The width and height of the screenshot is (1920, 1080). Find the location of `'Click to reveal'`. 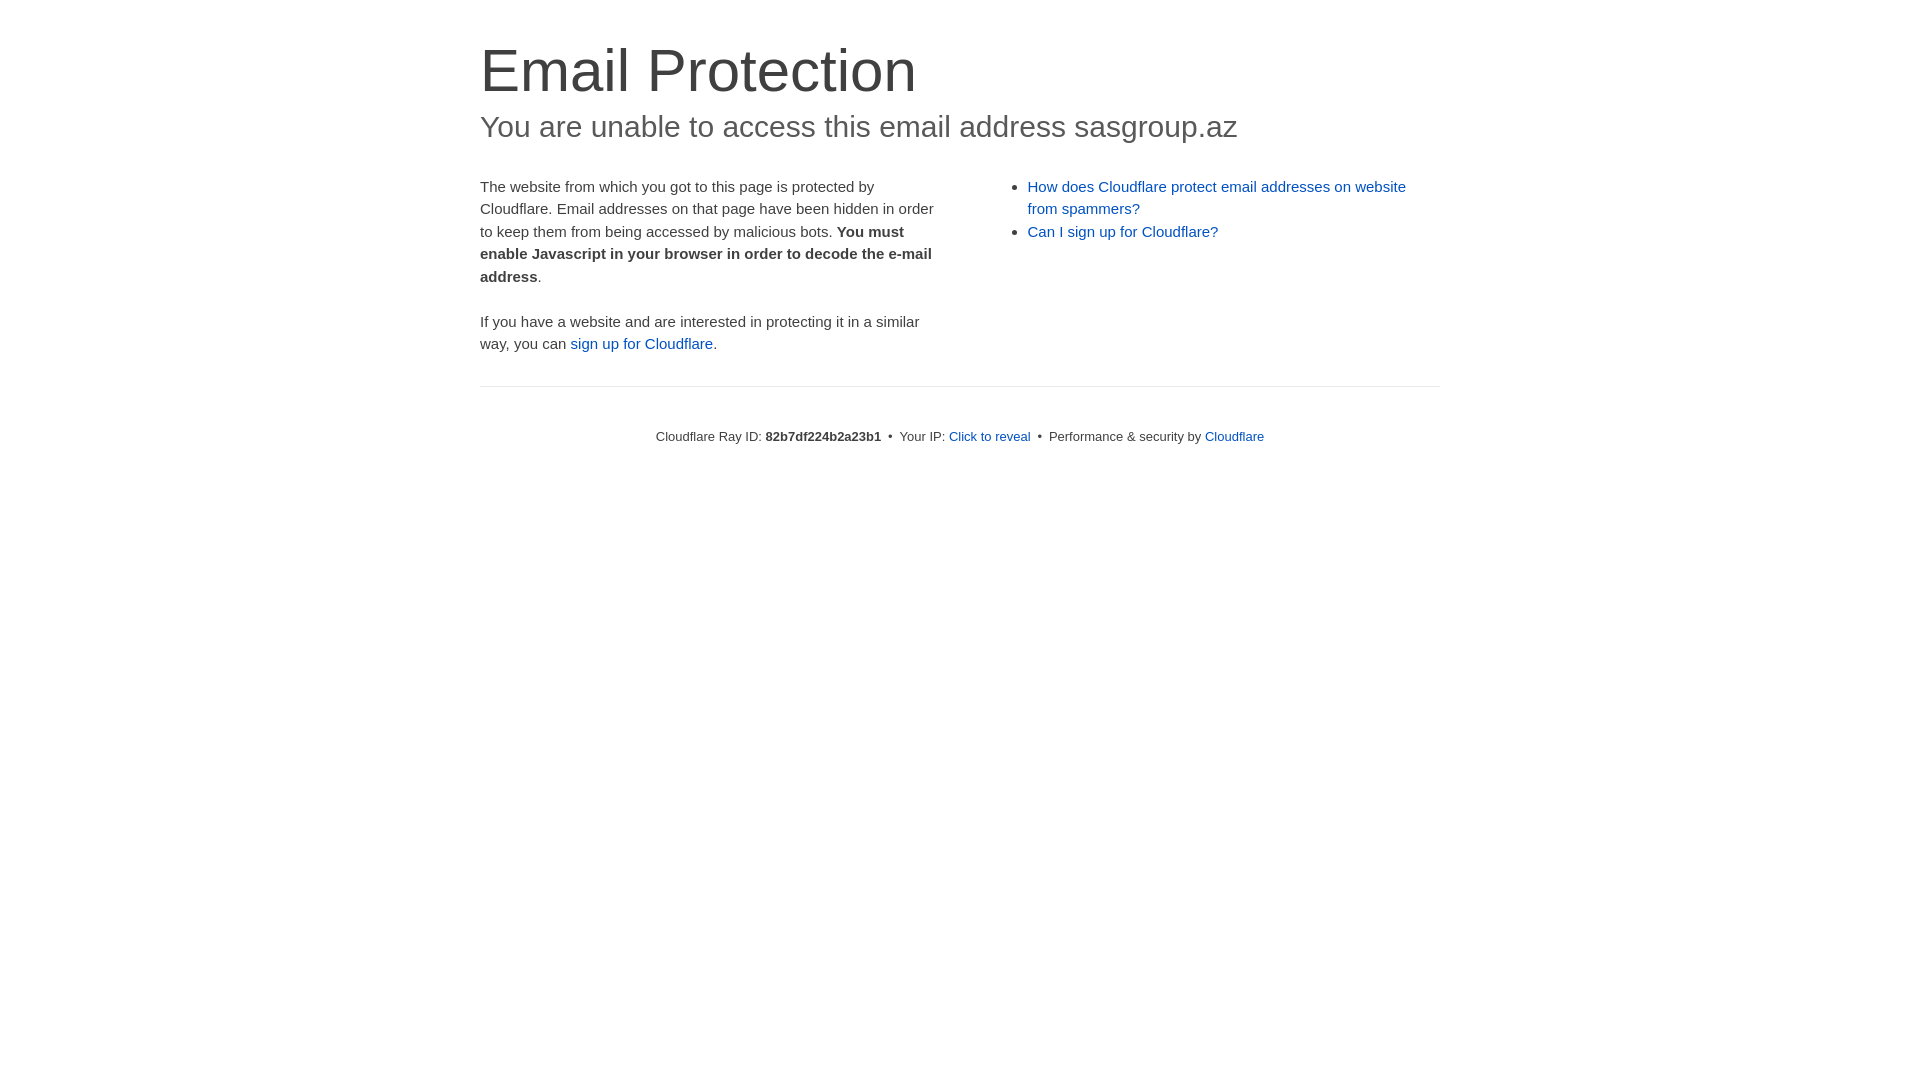

'Click to reveal' is located at coordinates (948, 435).